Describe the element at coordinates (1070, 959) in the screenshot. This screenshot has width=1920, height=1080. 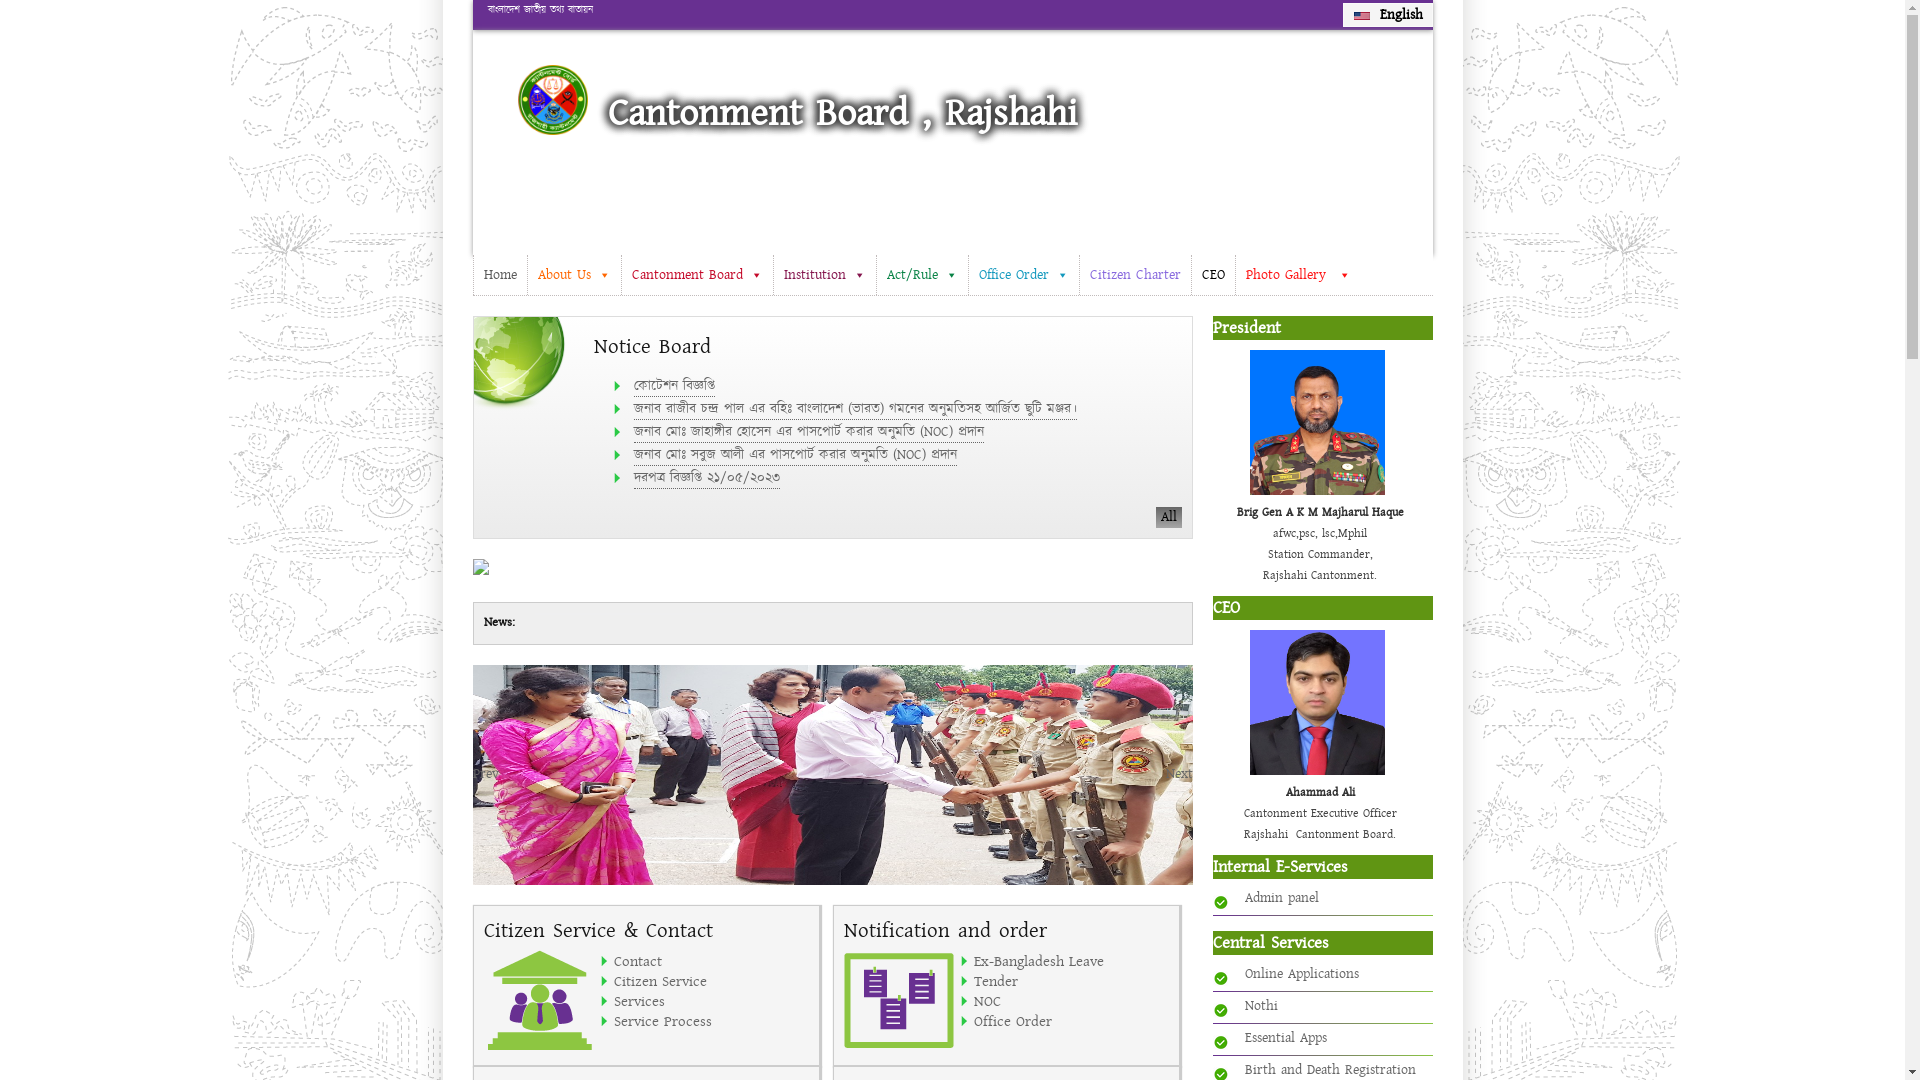
I see `'Ex-Bangladesh Leave'` at that location.